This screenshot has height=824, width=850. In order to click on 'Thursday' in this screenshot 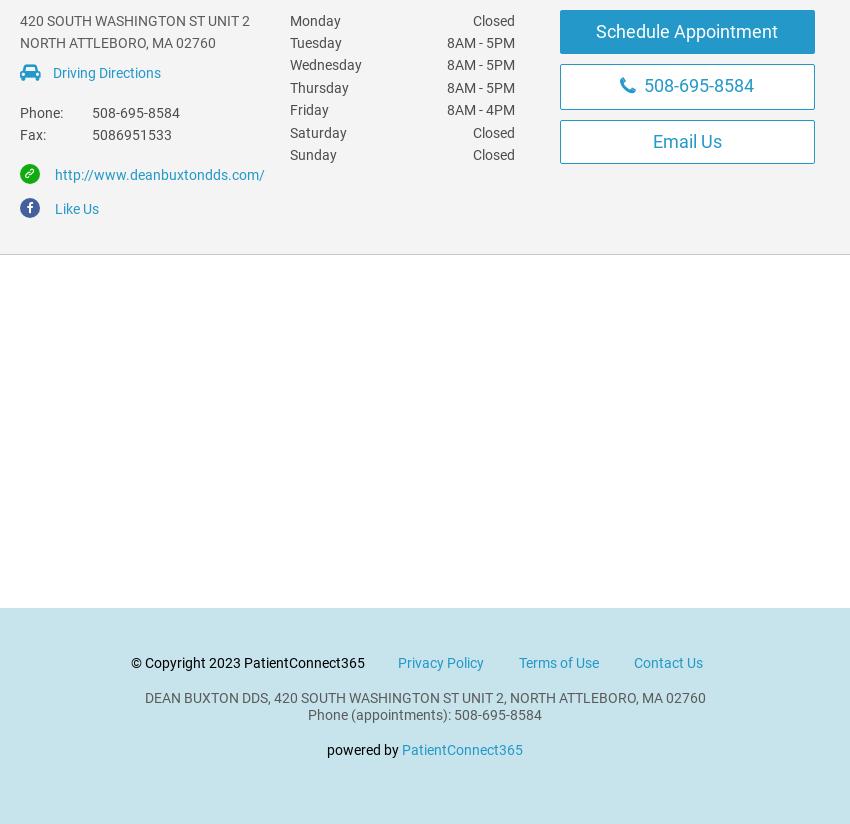, I will do `click(318, 86)`.